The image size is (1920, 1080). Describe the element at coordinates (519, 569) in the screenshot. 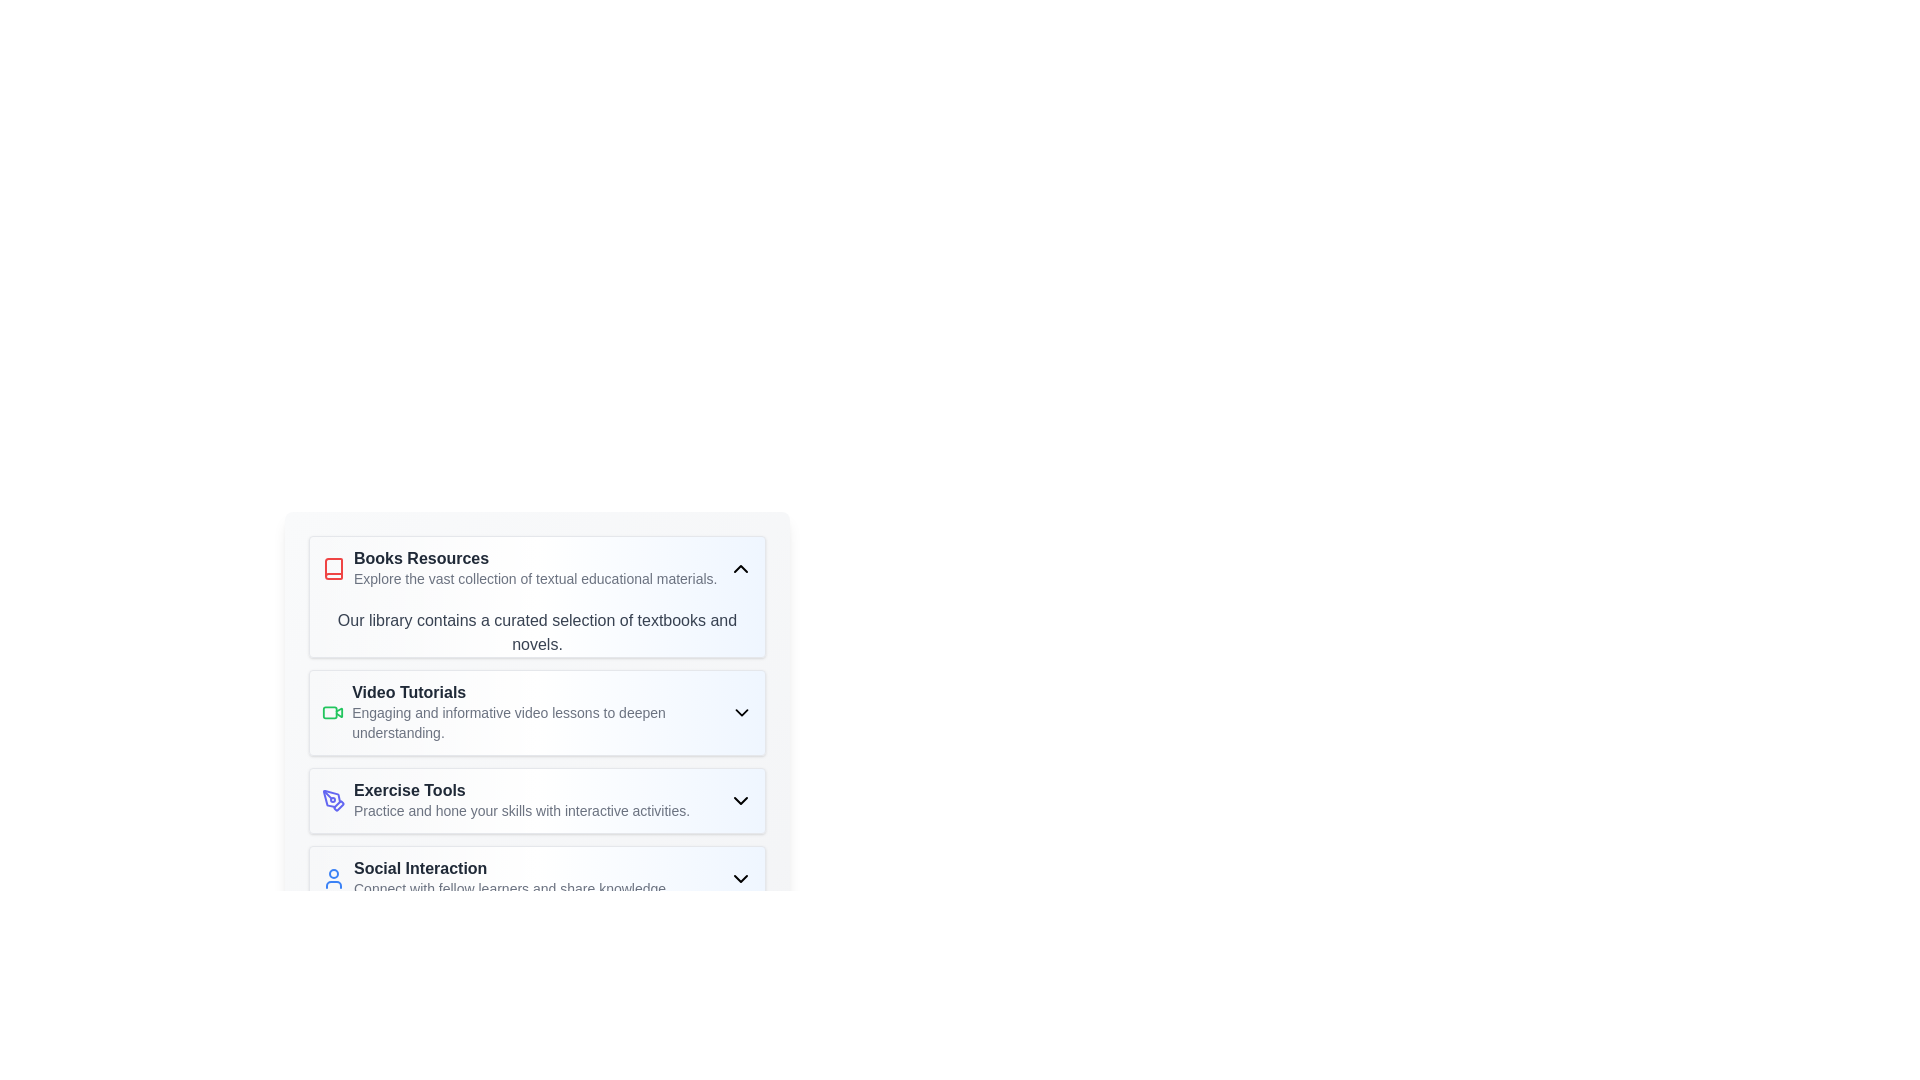

I see `the 'Books Resources' section, which is represented by a red-outlined book icon and a bold title` at that location.